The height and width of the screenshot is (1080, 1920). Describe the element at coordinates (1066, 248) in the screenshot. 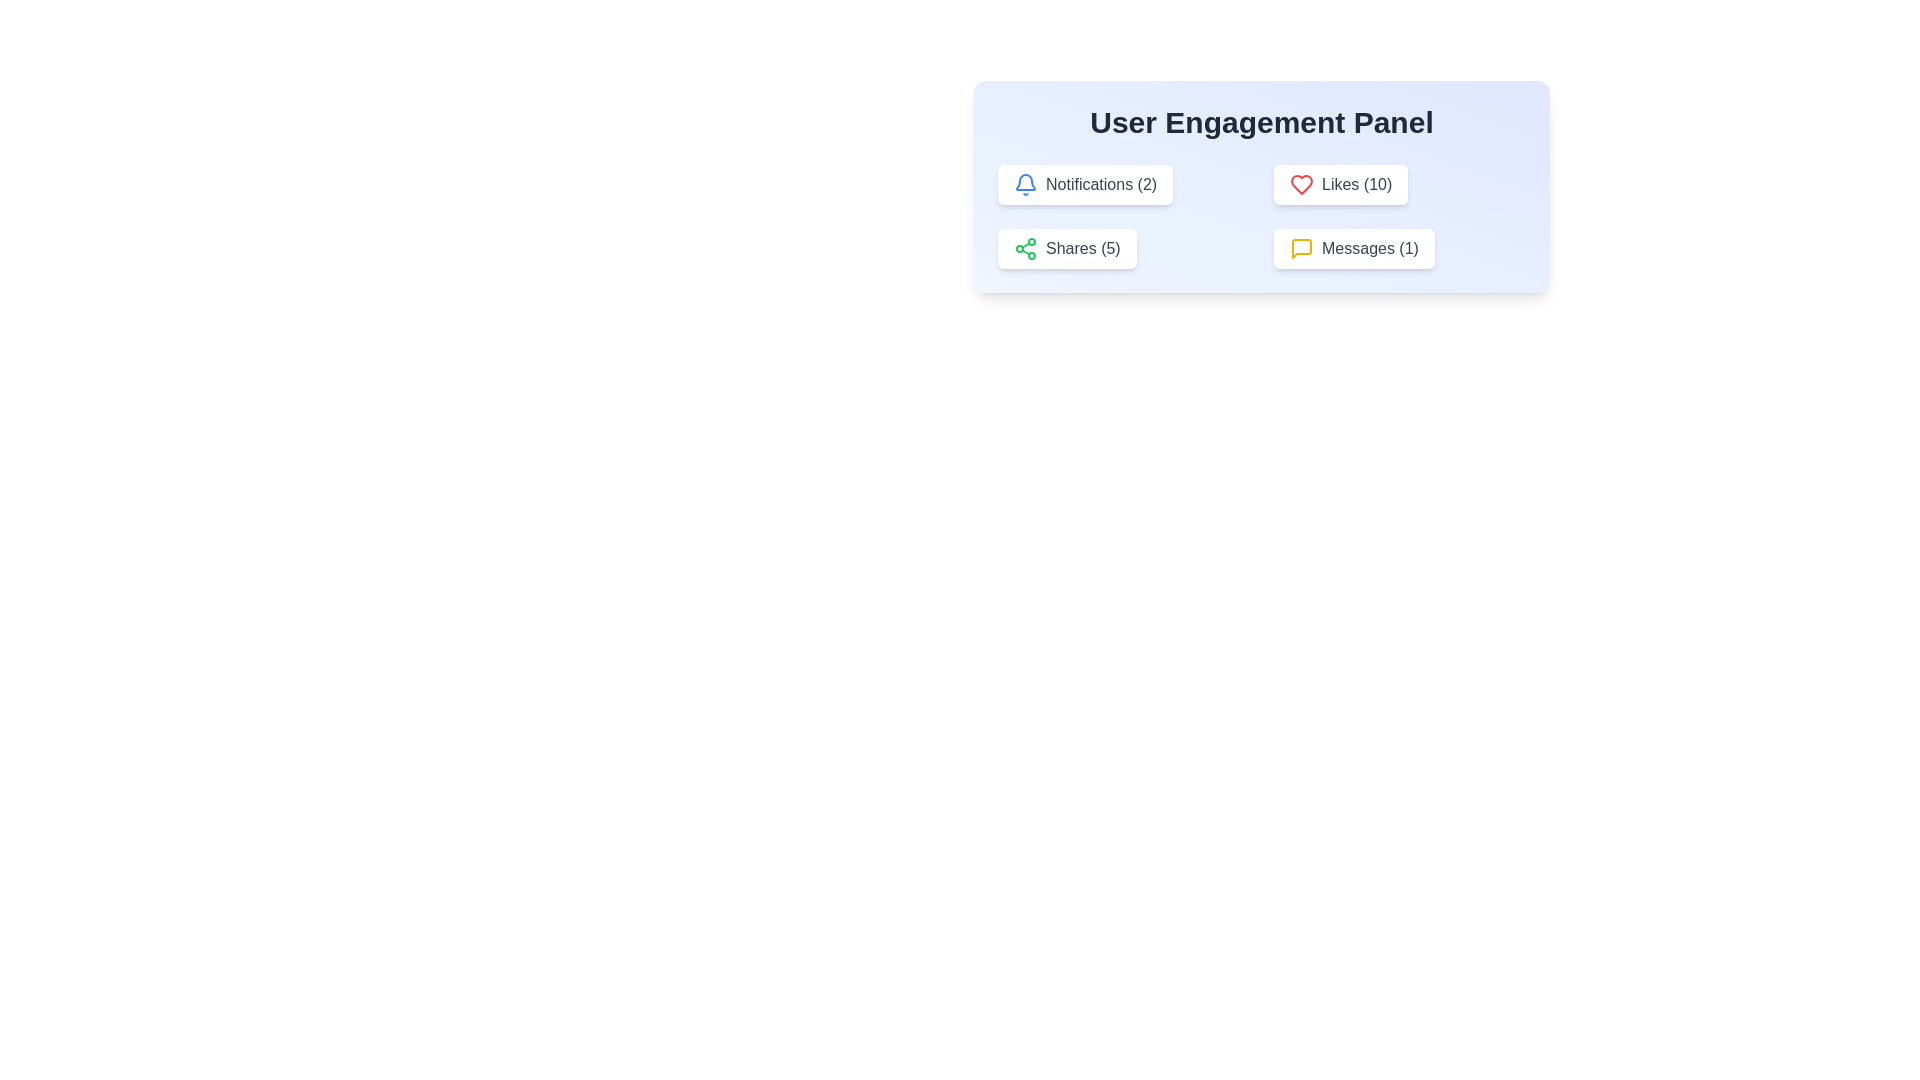

I see `the white rectangular button with rounded corners that contains a green share icon and the text 'Shares (5)' to change its appearance` at that location.